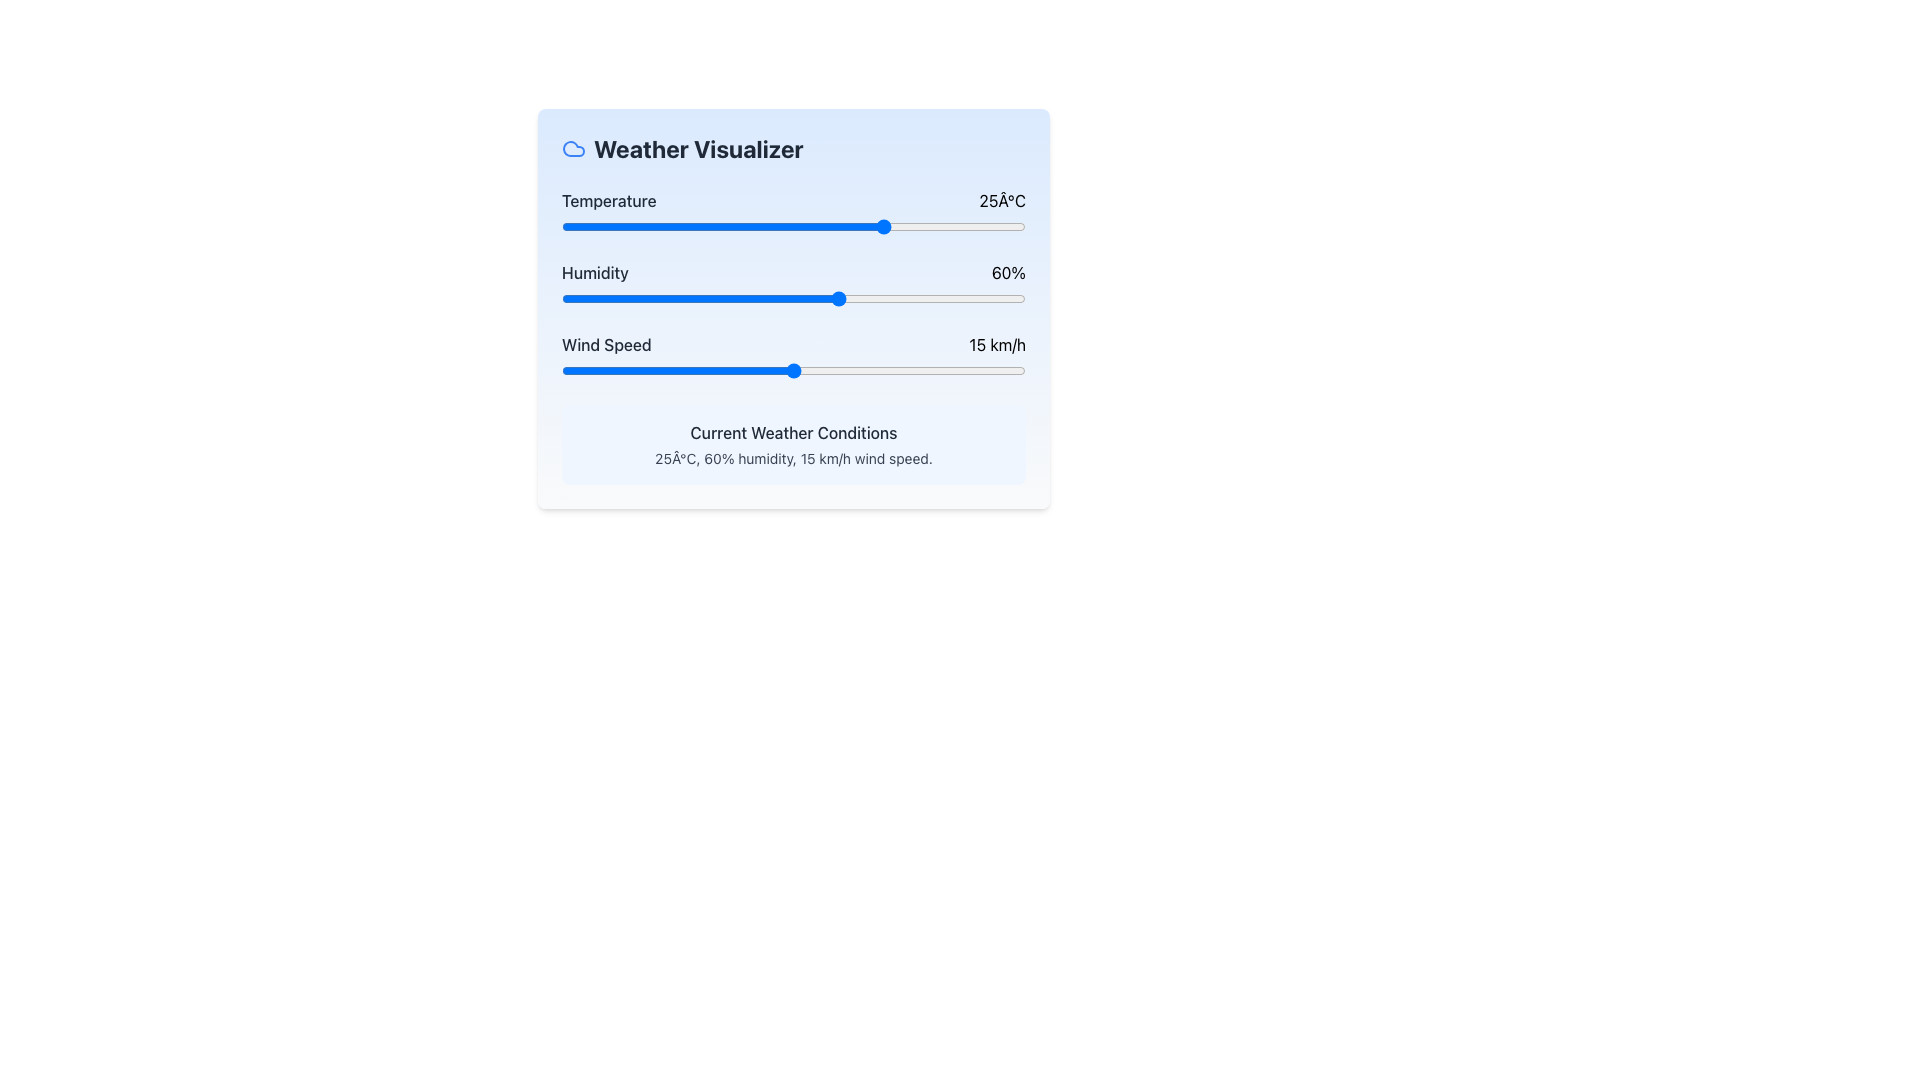 The image size is (1920, 1080). I want to click on wind speed, so click(995, 370).